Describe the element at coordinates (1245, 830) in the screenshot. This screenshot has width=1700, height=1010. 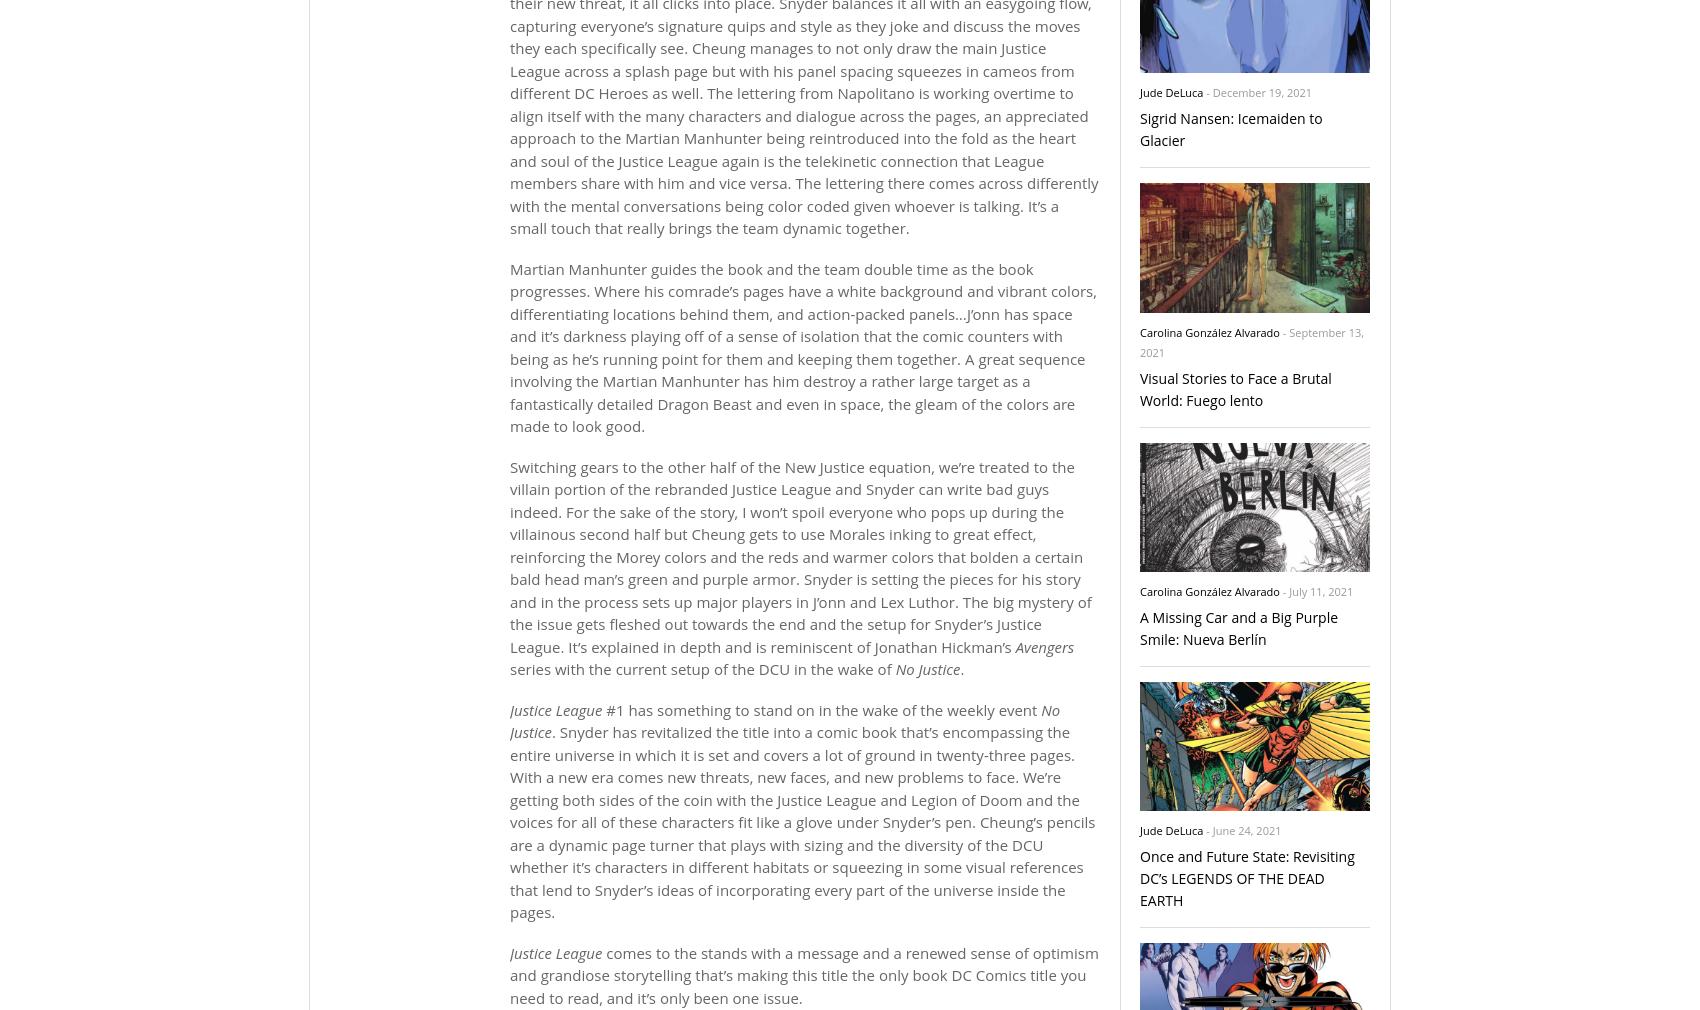
I see `'June 24, 2021'` at that location.